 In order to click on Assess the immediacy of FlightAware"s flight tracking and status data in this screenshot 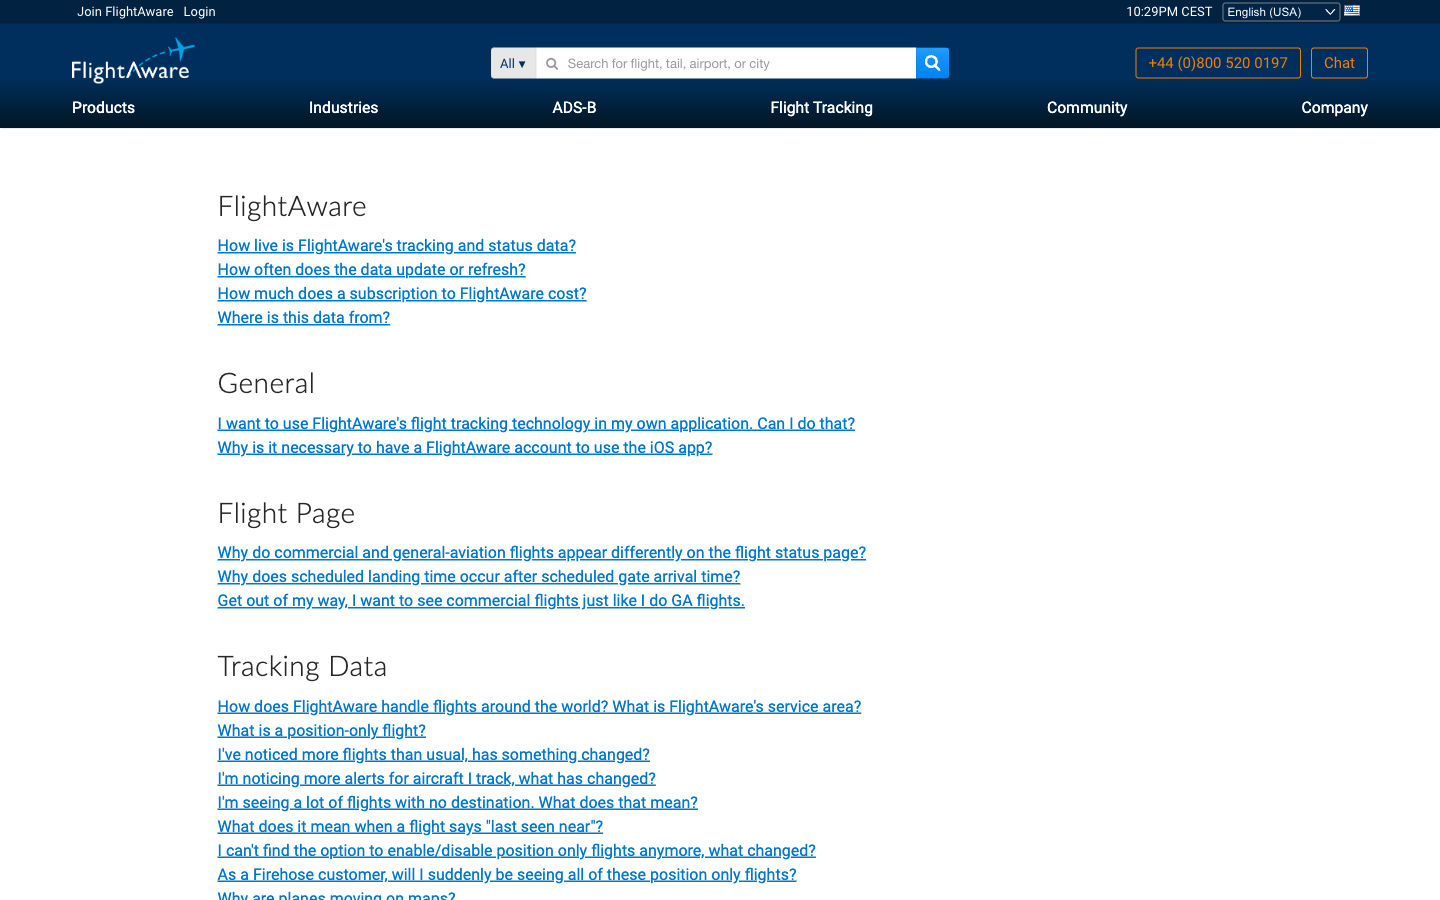, I will do `click(437, 777)`.